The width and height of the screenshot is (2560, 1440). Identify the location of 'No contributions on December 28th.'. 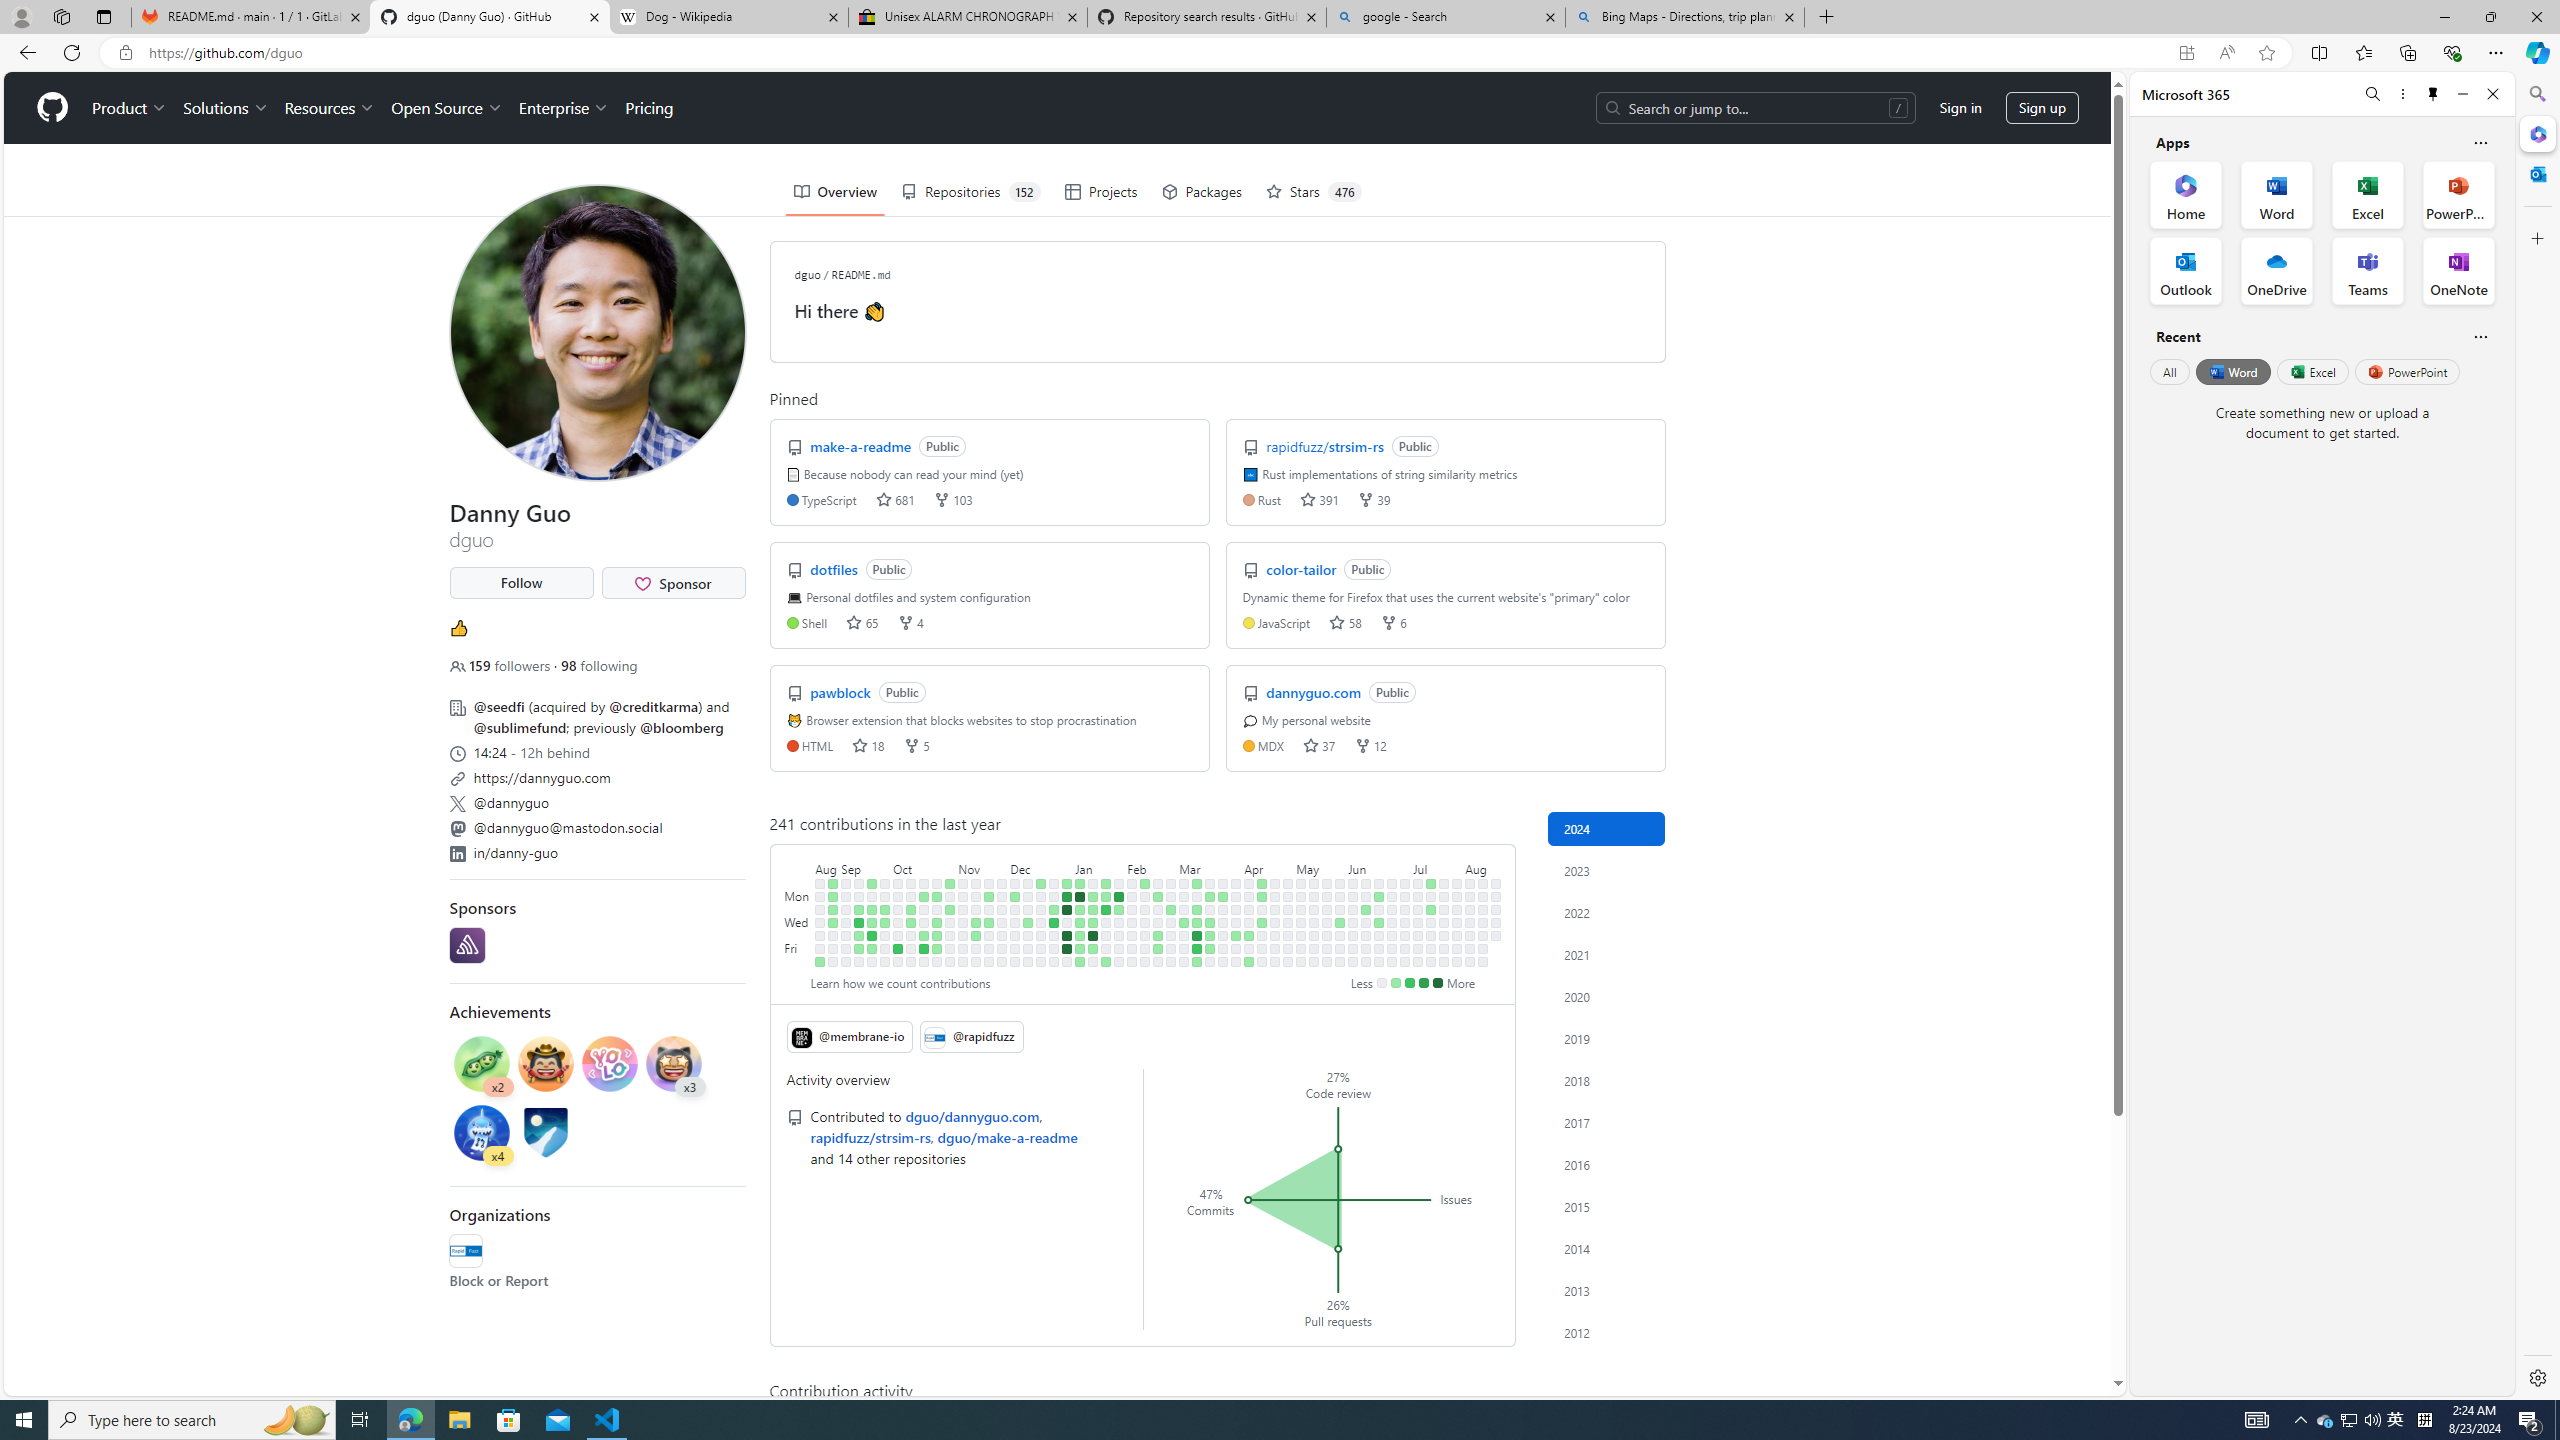
(1053, 934).